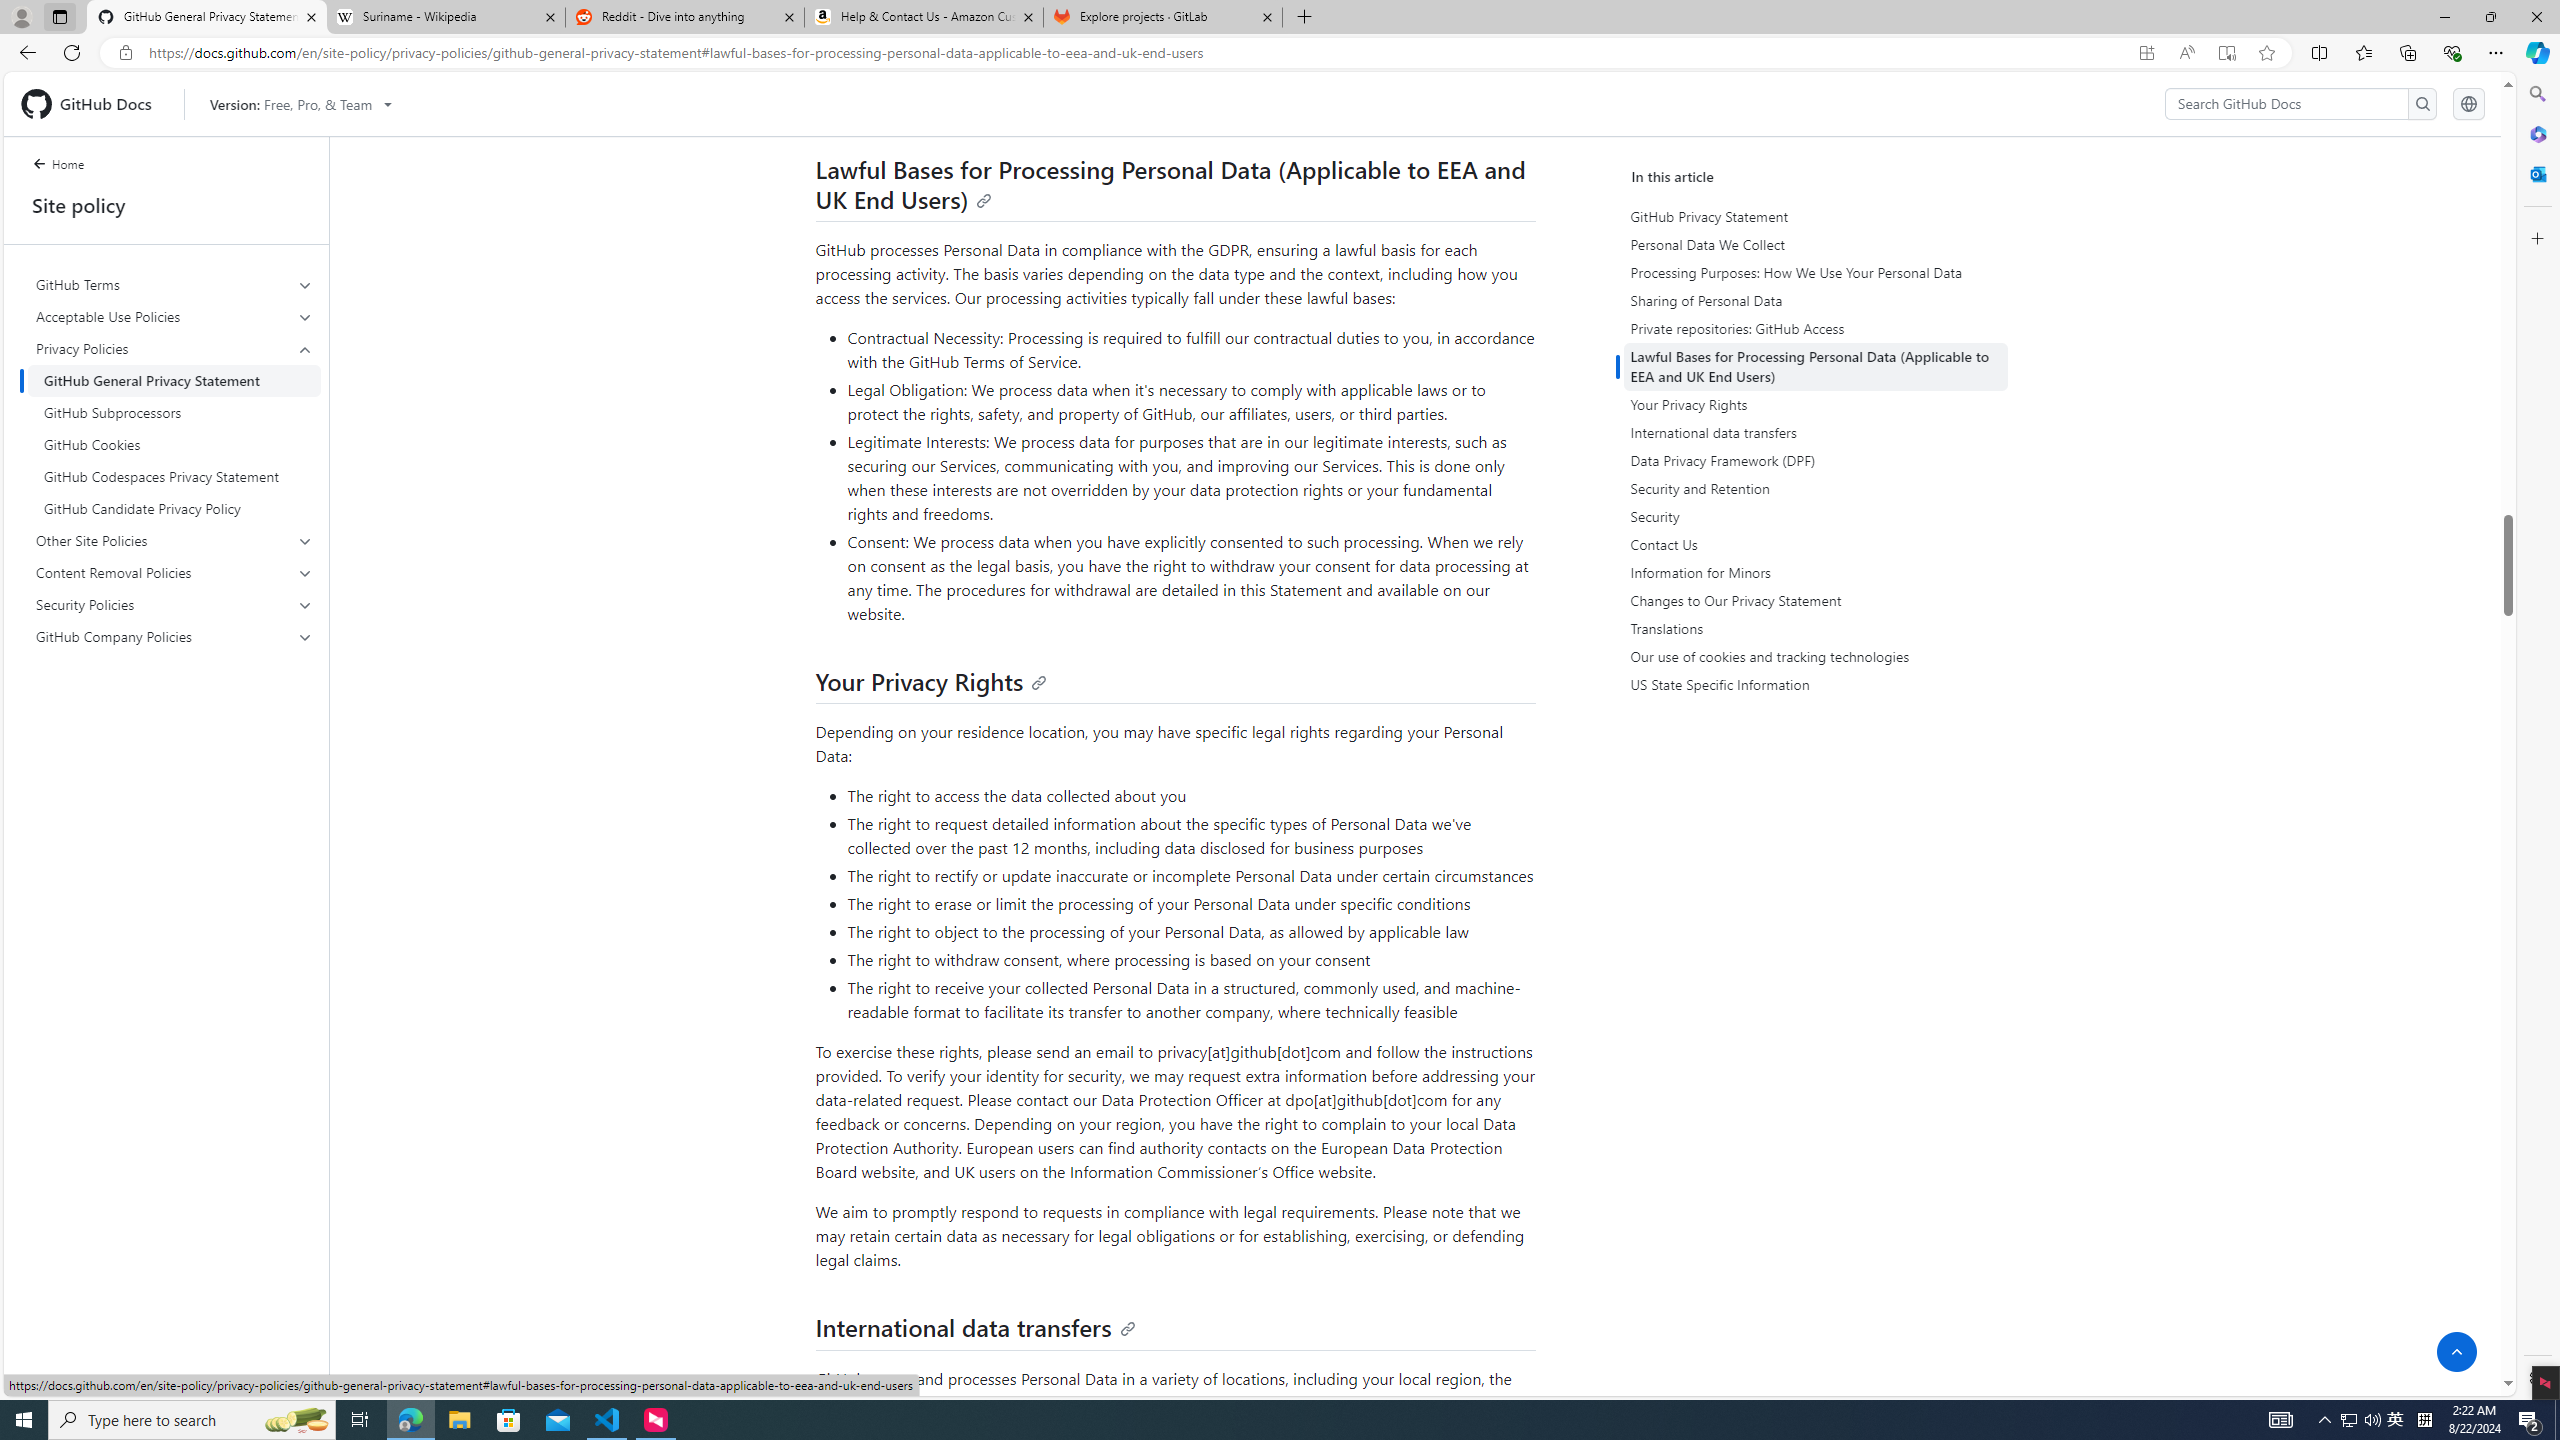 The width and height of the screenshot is (2560, 1440). I want to click on 'Private repositories: GitHub Access', so click(1814, 329).